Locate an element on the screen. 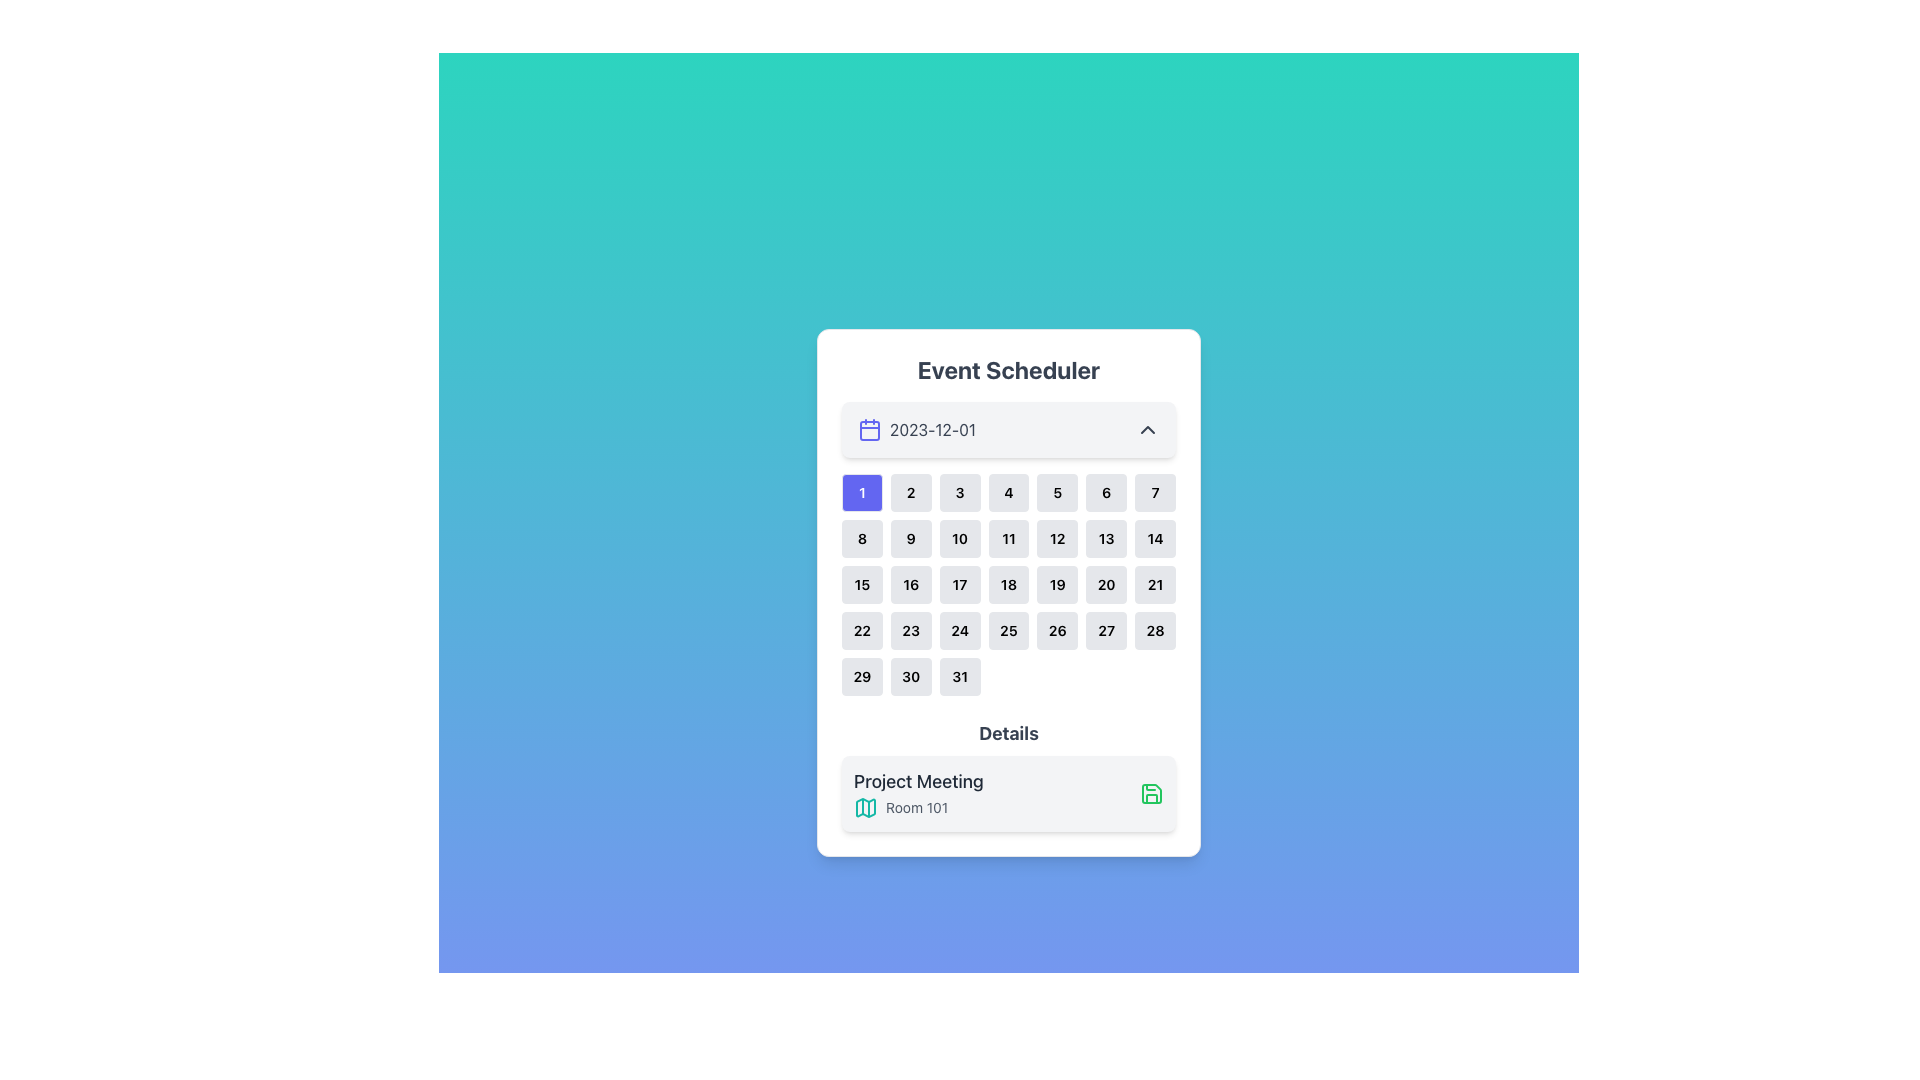 The width and height of the screenshot is (1920, 1080). the date displayed as '2023-12-01' next to the calendar icon is located at coordinates (915, 428).